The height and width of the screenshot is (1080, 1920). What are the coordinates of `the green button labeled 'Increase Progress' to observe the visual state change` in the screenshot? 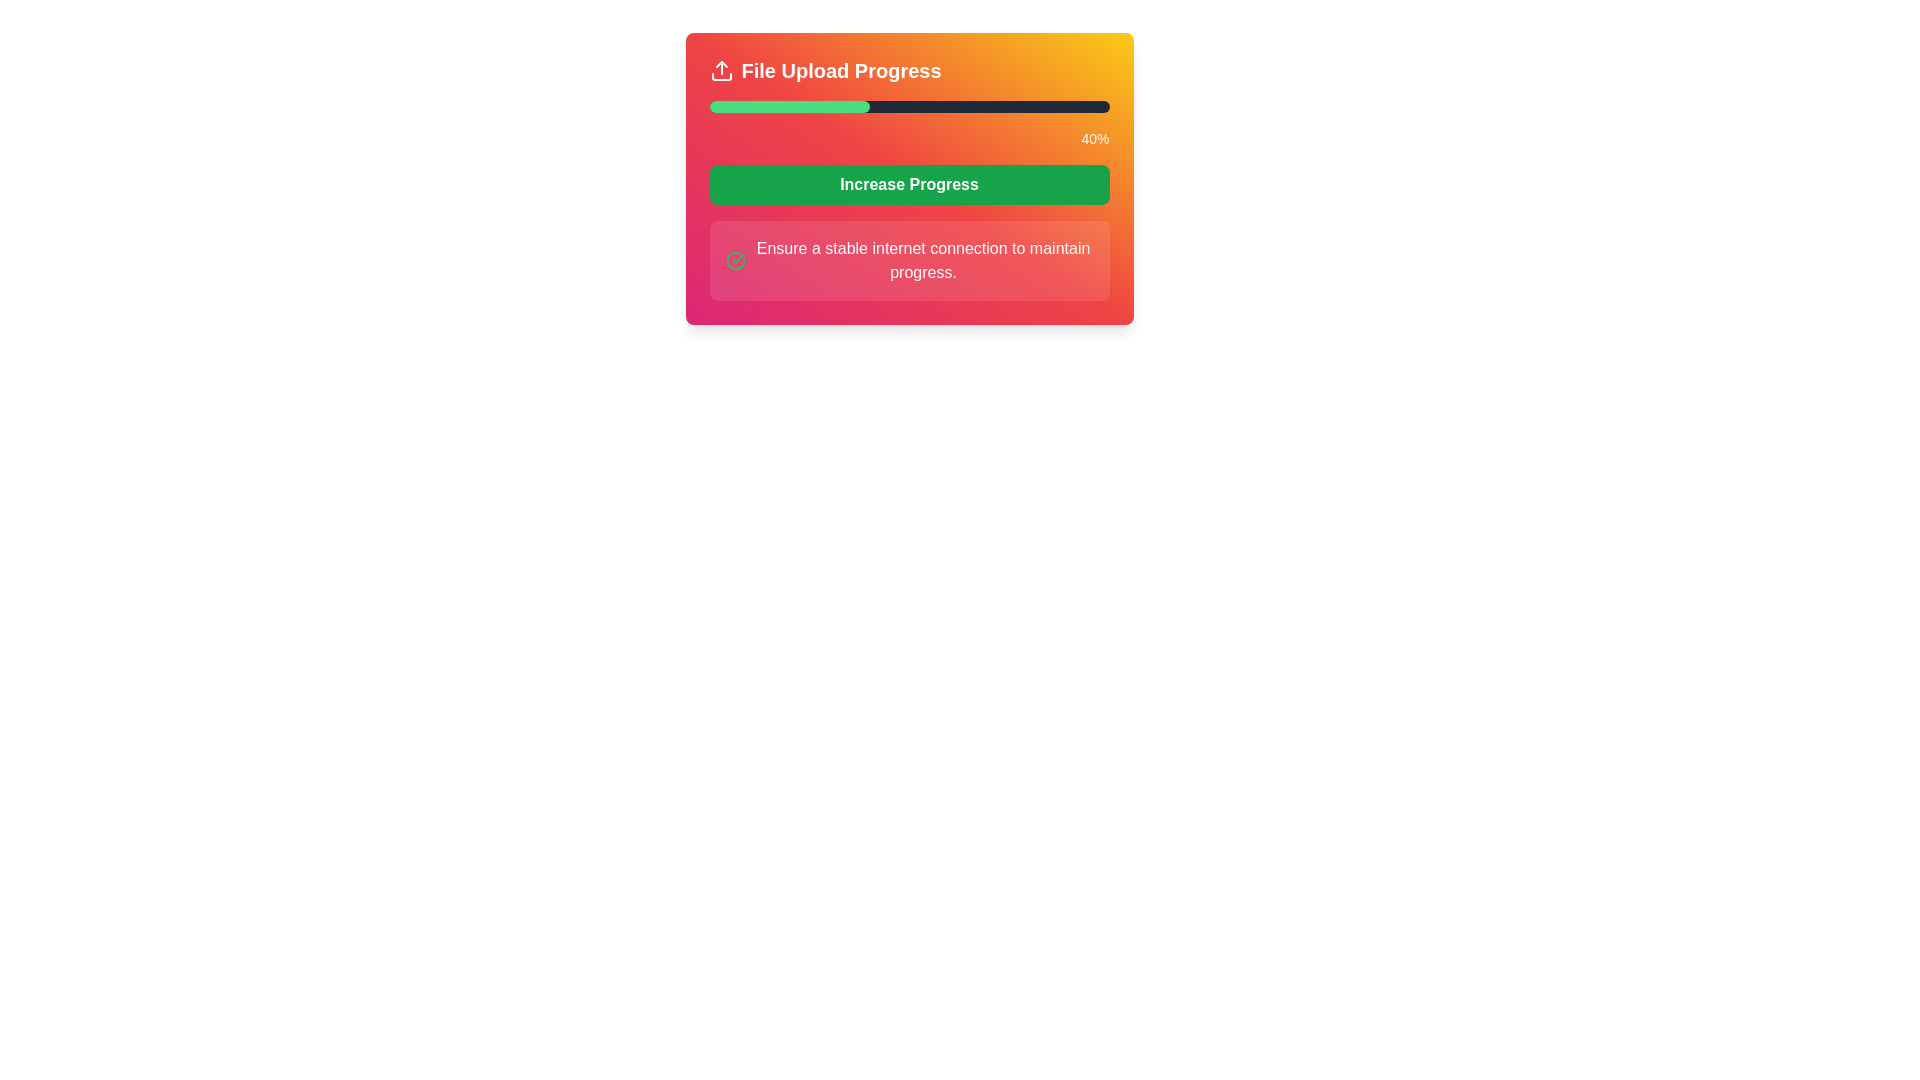 It's located at (908, 185).